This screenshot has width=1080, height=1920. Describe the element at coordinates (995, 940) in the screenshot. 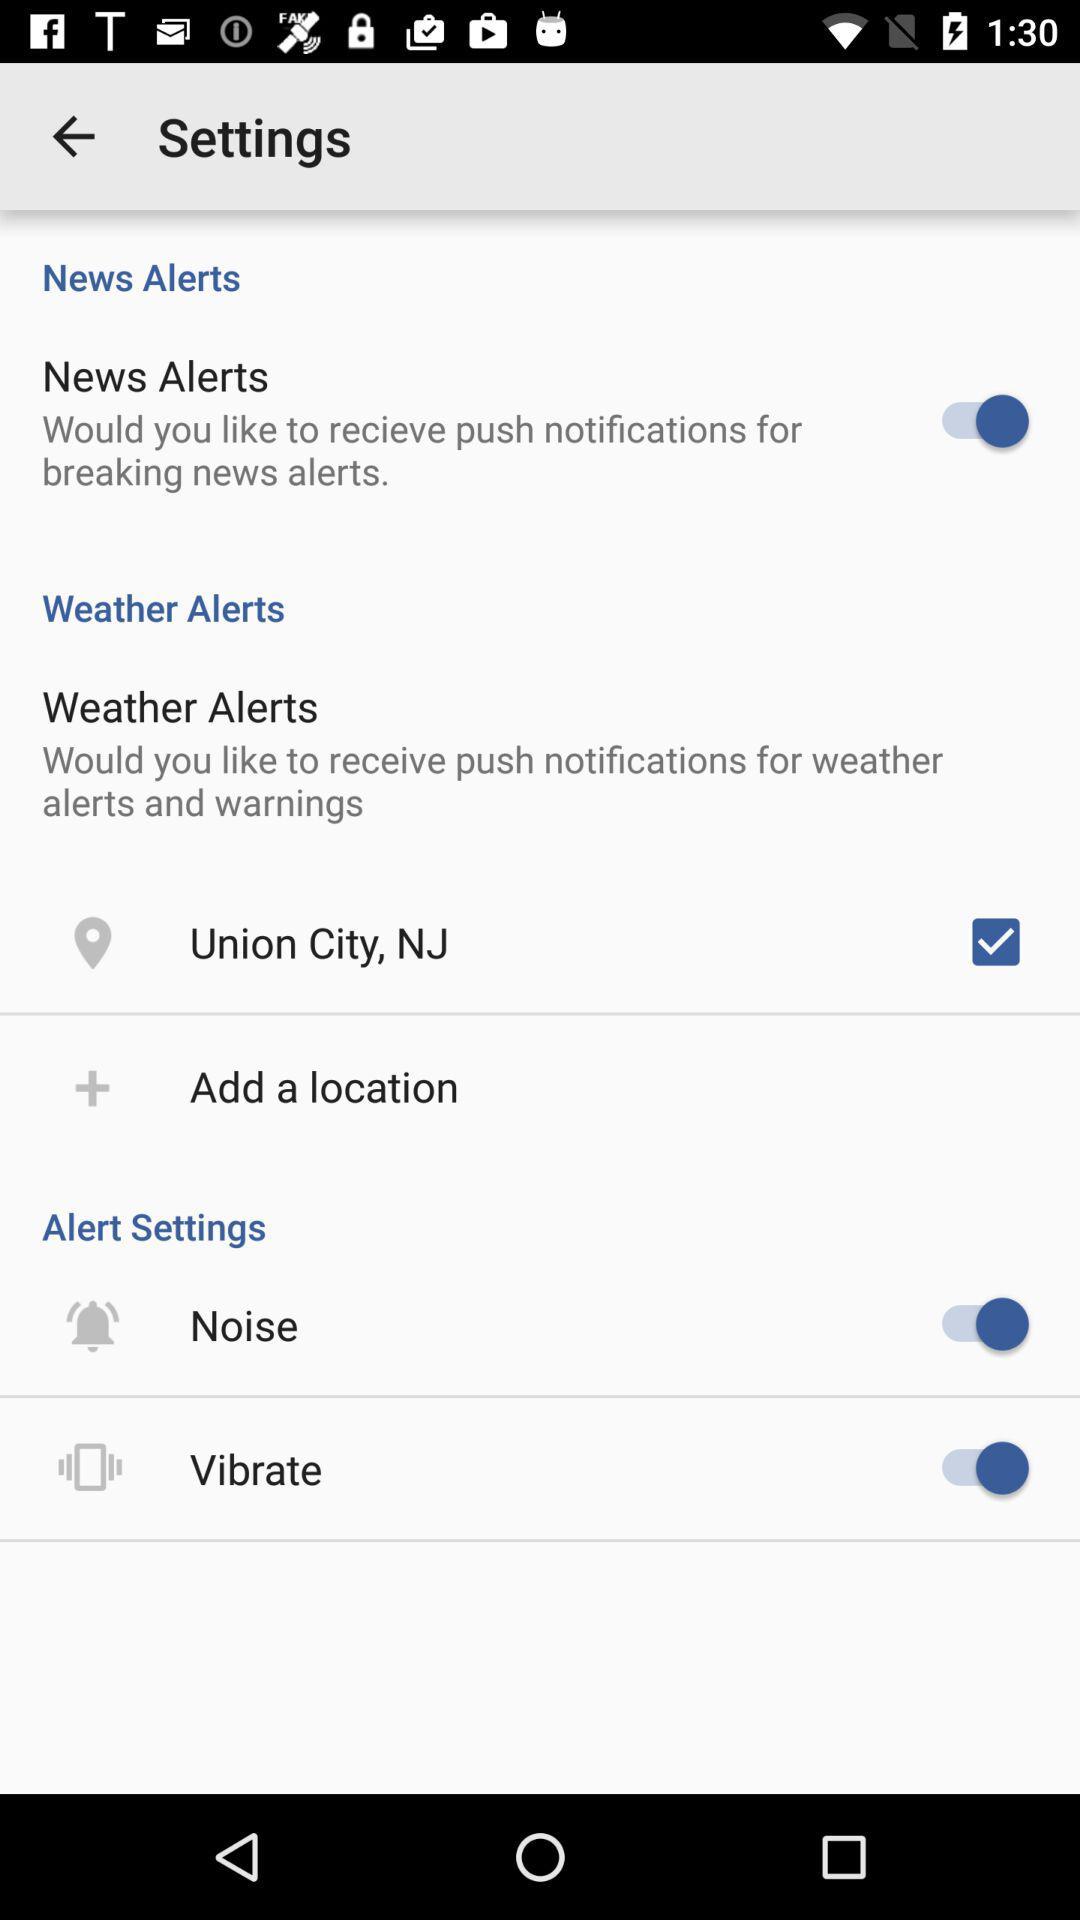

I see `the item next to the union city, nj item` at that location.